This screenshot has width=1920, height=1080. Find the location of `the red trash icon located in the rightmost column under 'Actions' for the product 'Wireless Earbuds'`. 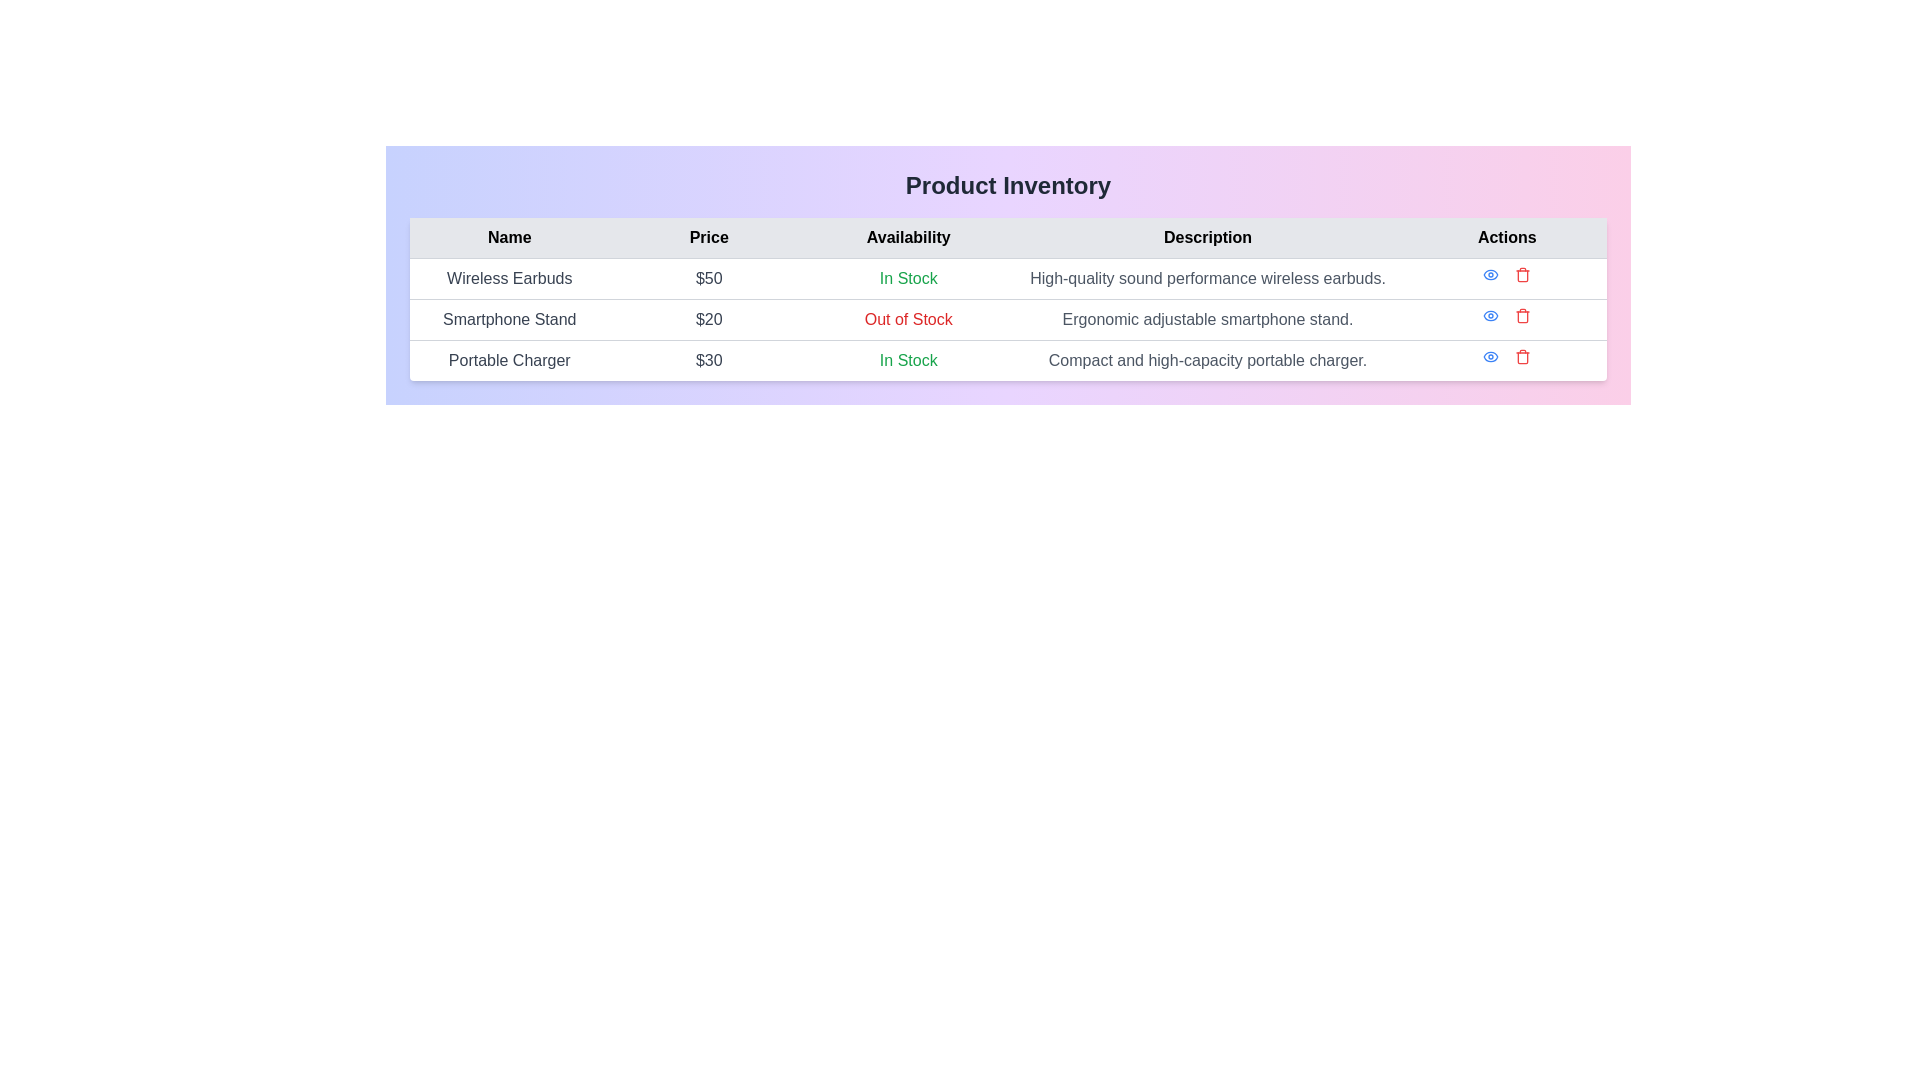

the red trash icon located in the rightmost column under 'Actions' for the product 'Wireless Earbuds' is located at coordinates (1507, 274).